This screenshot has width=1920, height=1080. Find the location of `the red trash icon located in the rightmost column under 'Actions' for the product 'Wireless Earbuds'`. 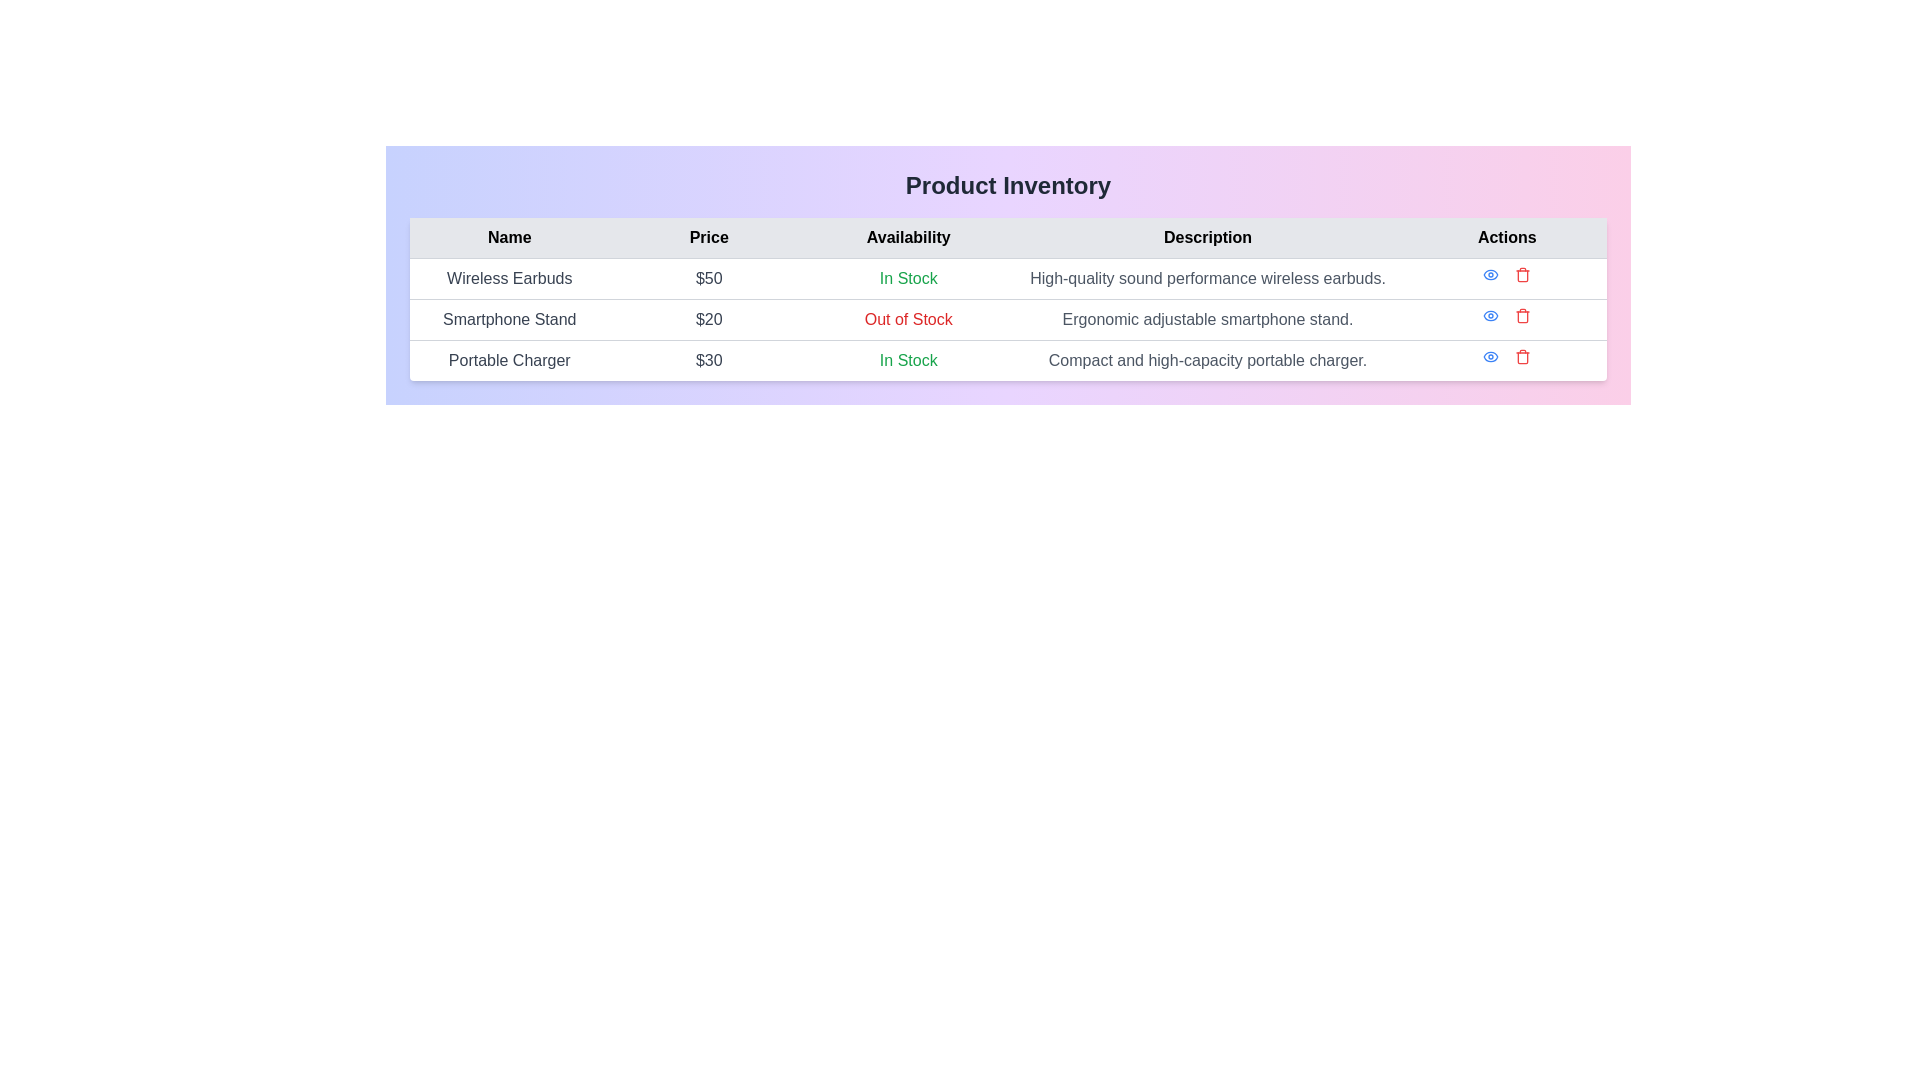

the red trash icon located in the rightmost column under 'Actions' for the product 'Wireless Earbuds' is located at coordinates (1507, 274).